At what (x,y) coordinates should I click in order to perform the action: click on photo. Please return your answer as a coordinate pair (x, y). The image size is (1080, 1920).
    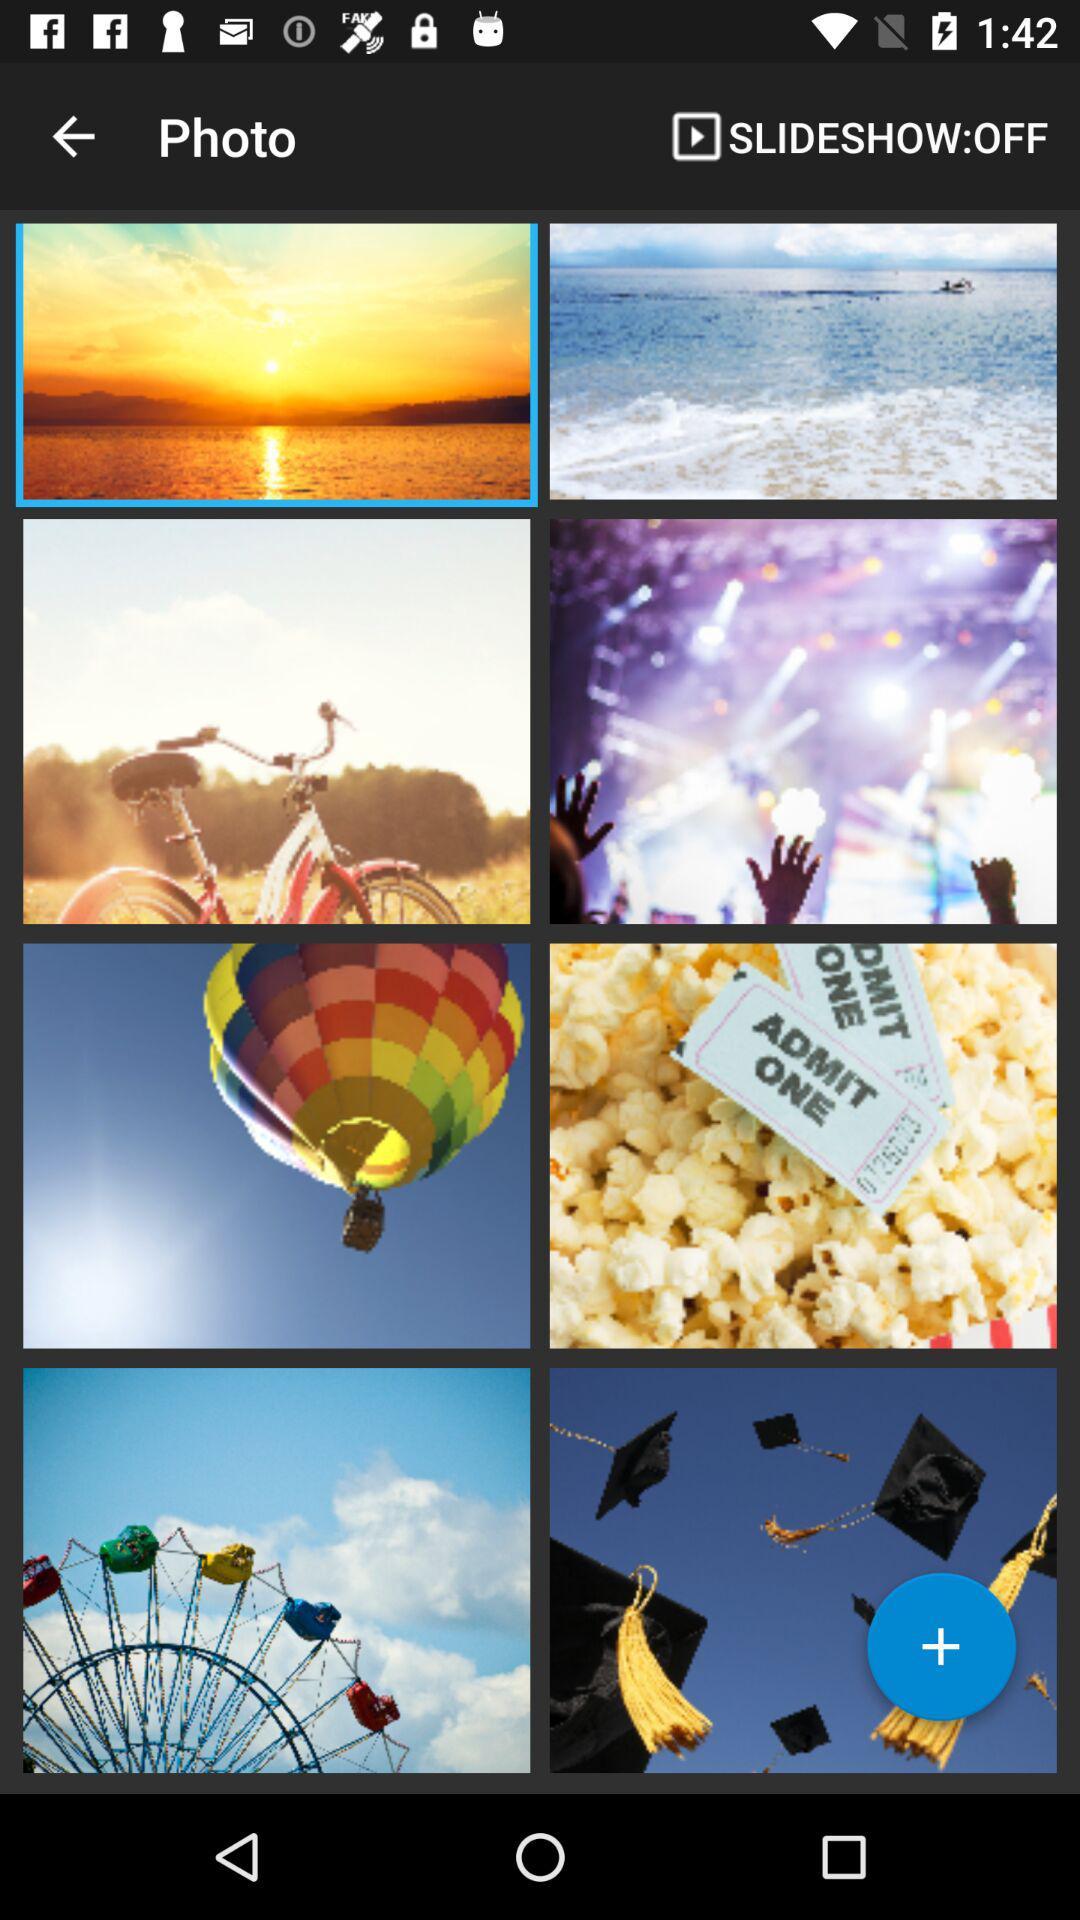
    Looking at the image, I should click on (276, 1567).